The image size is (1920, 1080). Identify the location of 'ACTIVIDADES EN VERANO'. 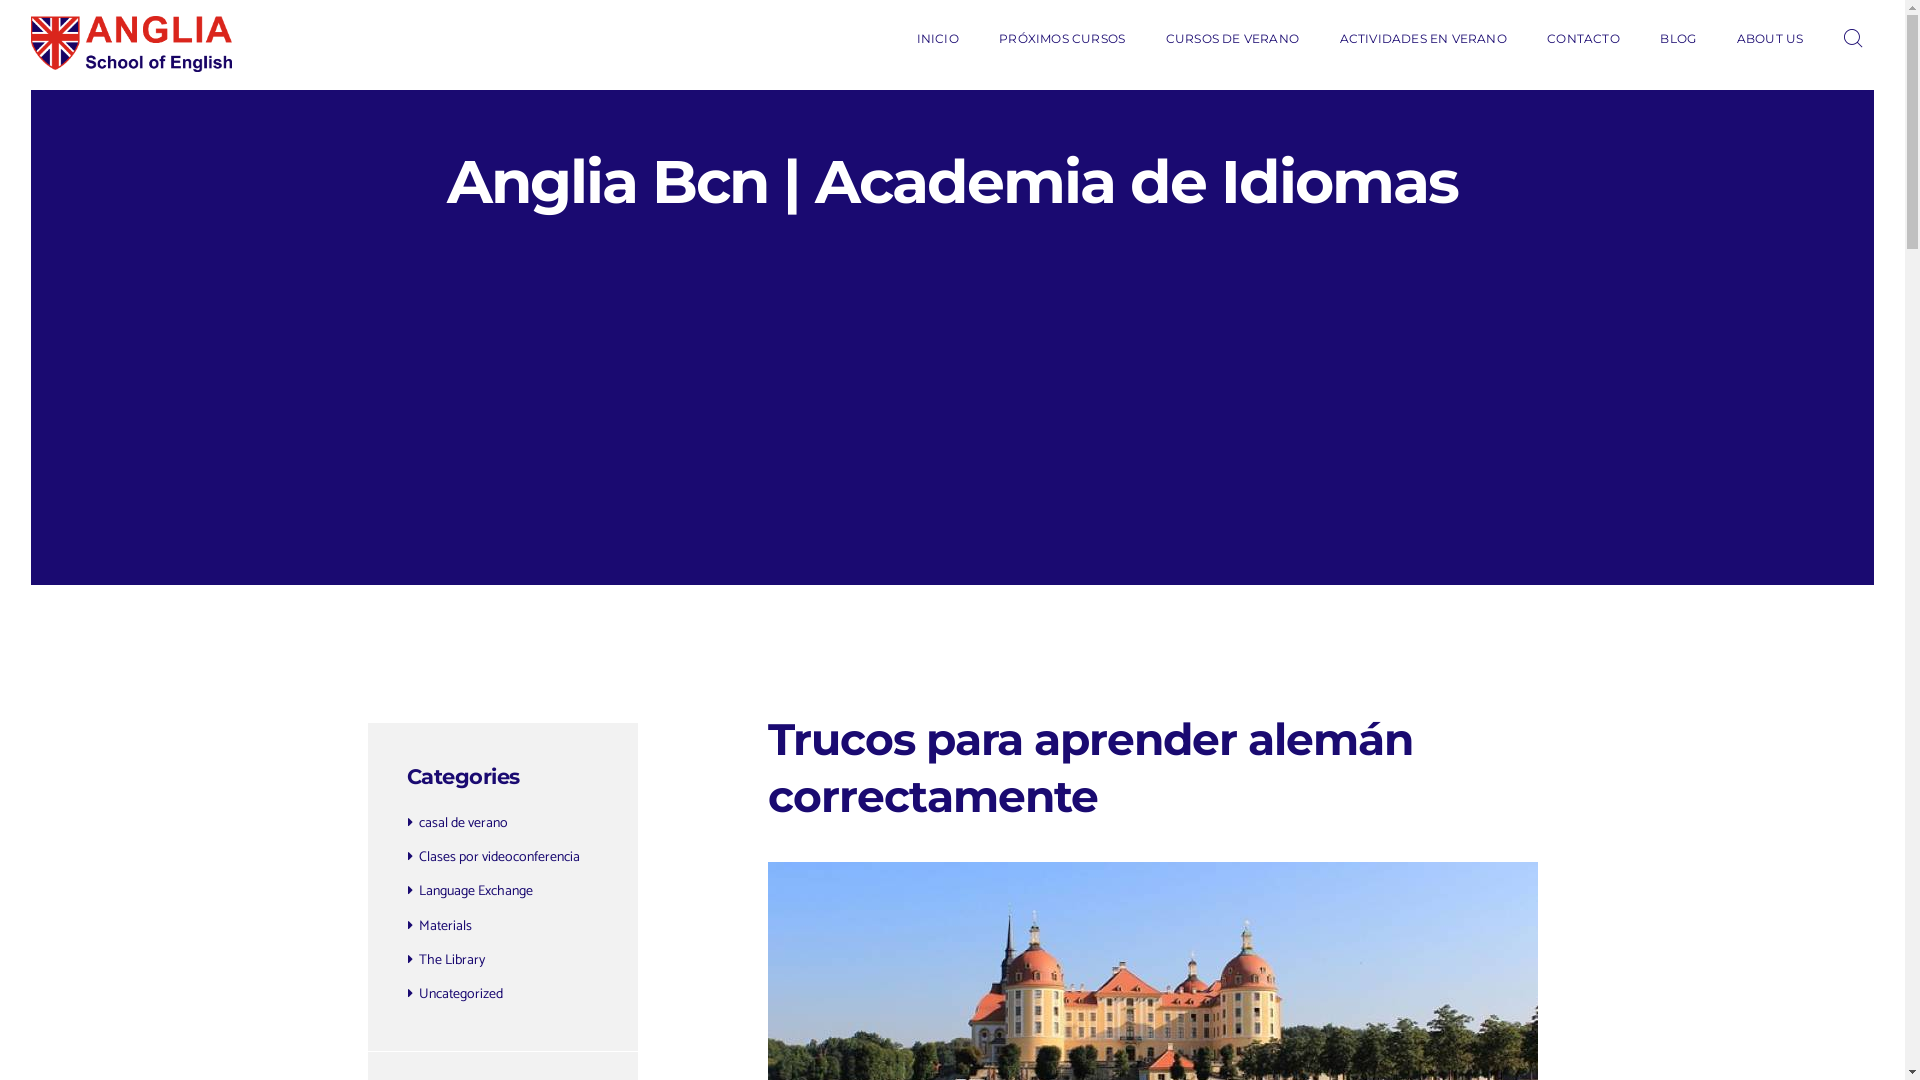
(1421, 38).